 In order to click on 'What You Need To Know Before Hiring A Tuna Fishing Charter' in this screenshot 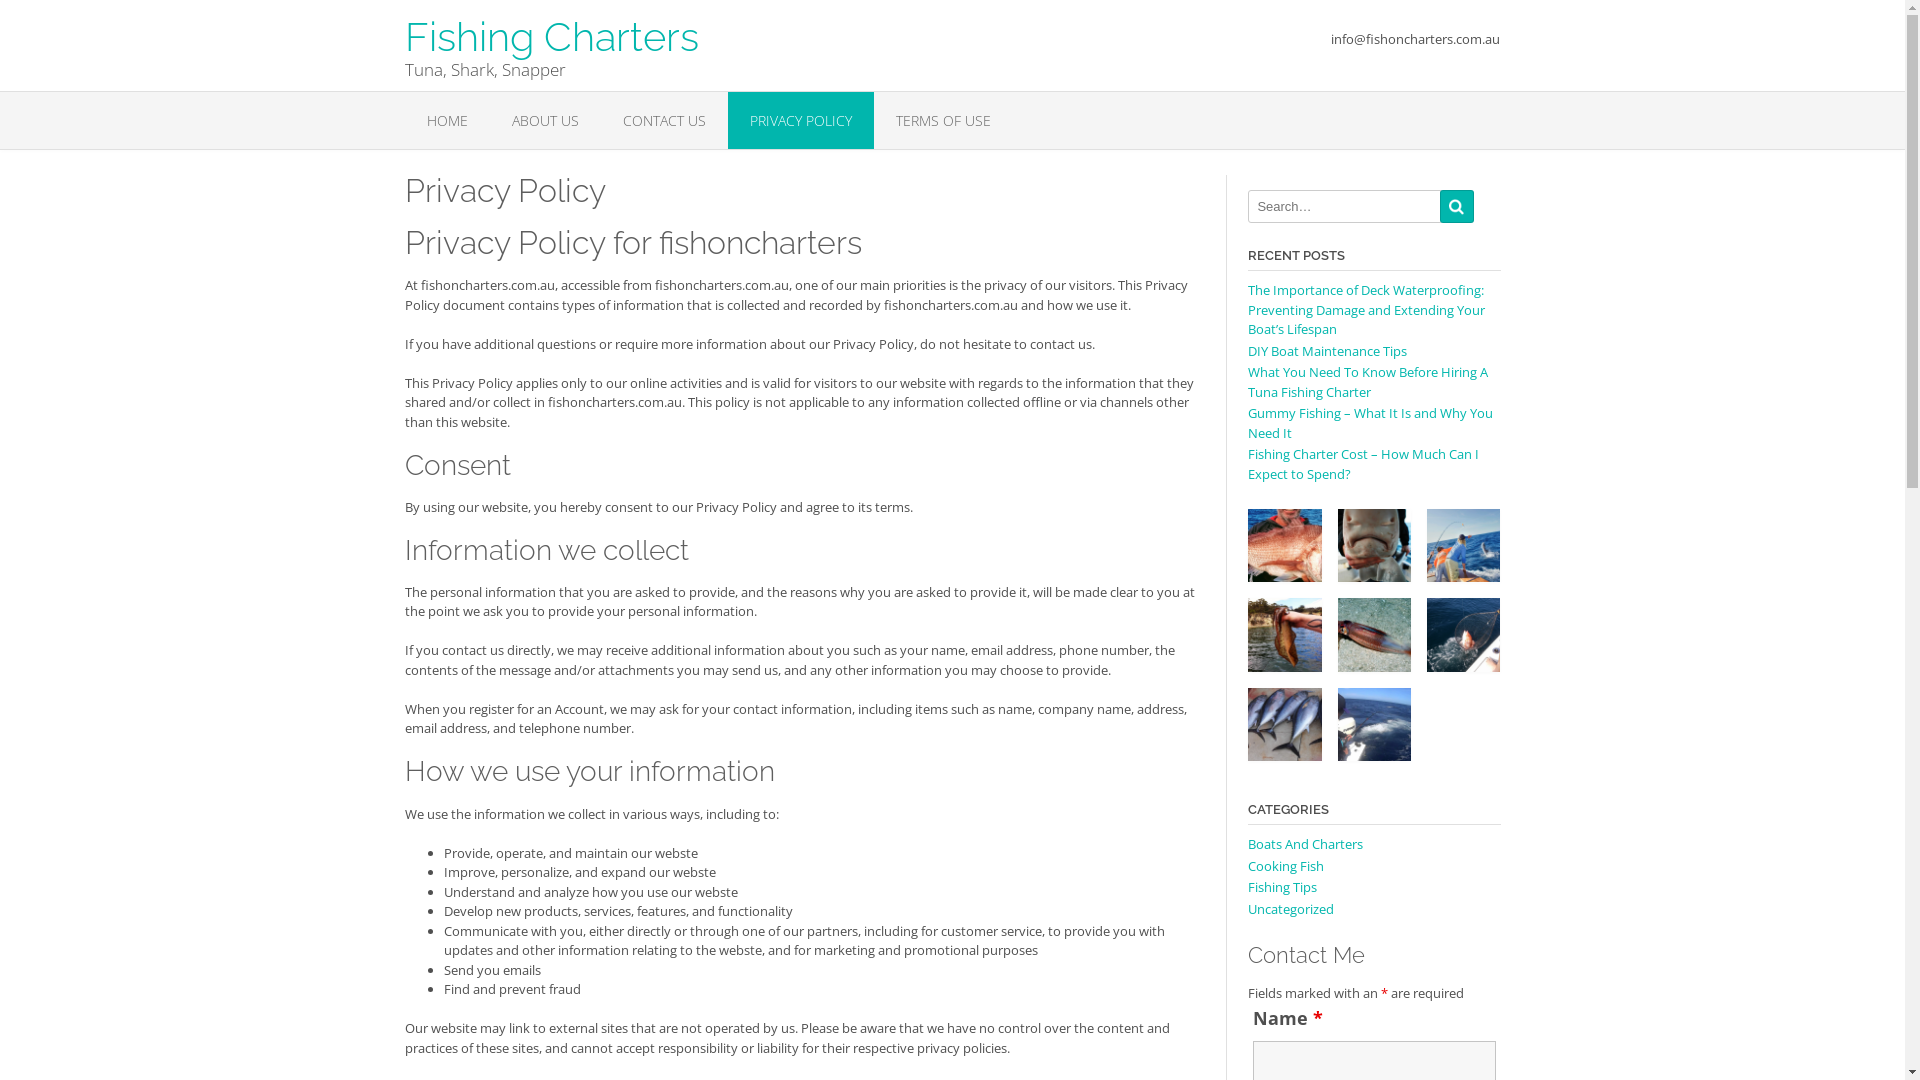, I will do `click(1367, 381)`.